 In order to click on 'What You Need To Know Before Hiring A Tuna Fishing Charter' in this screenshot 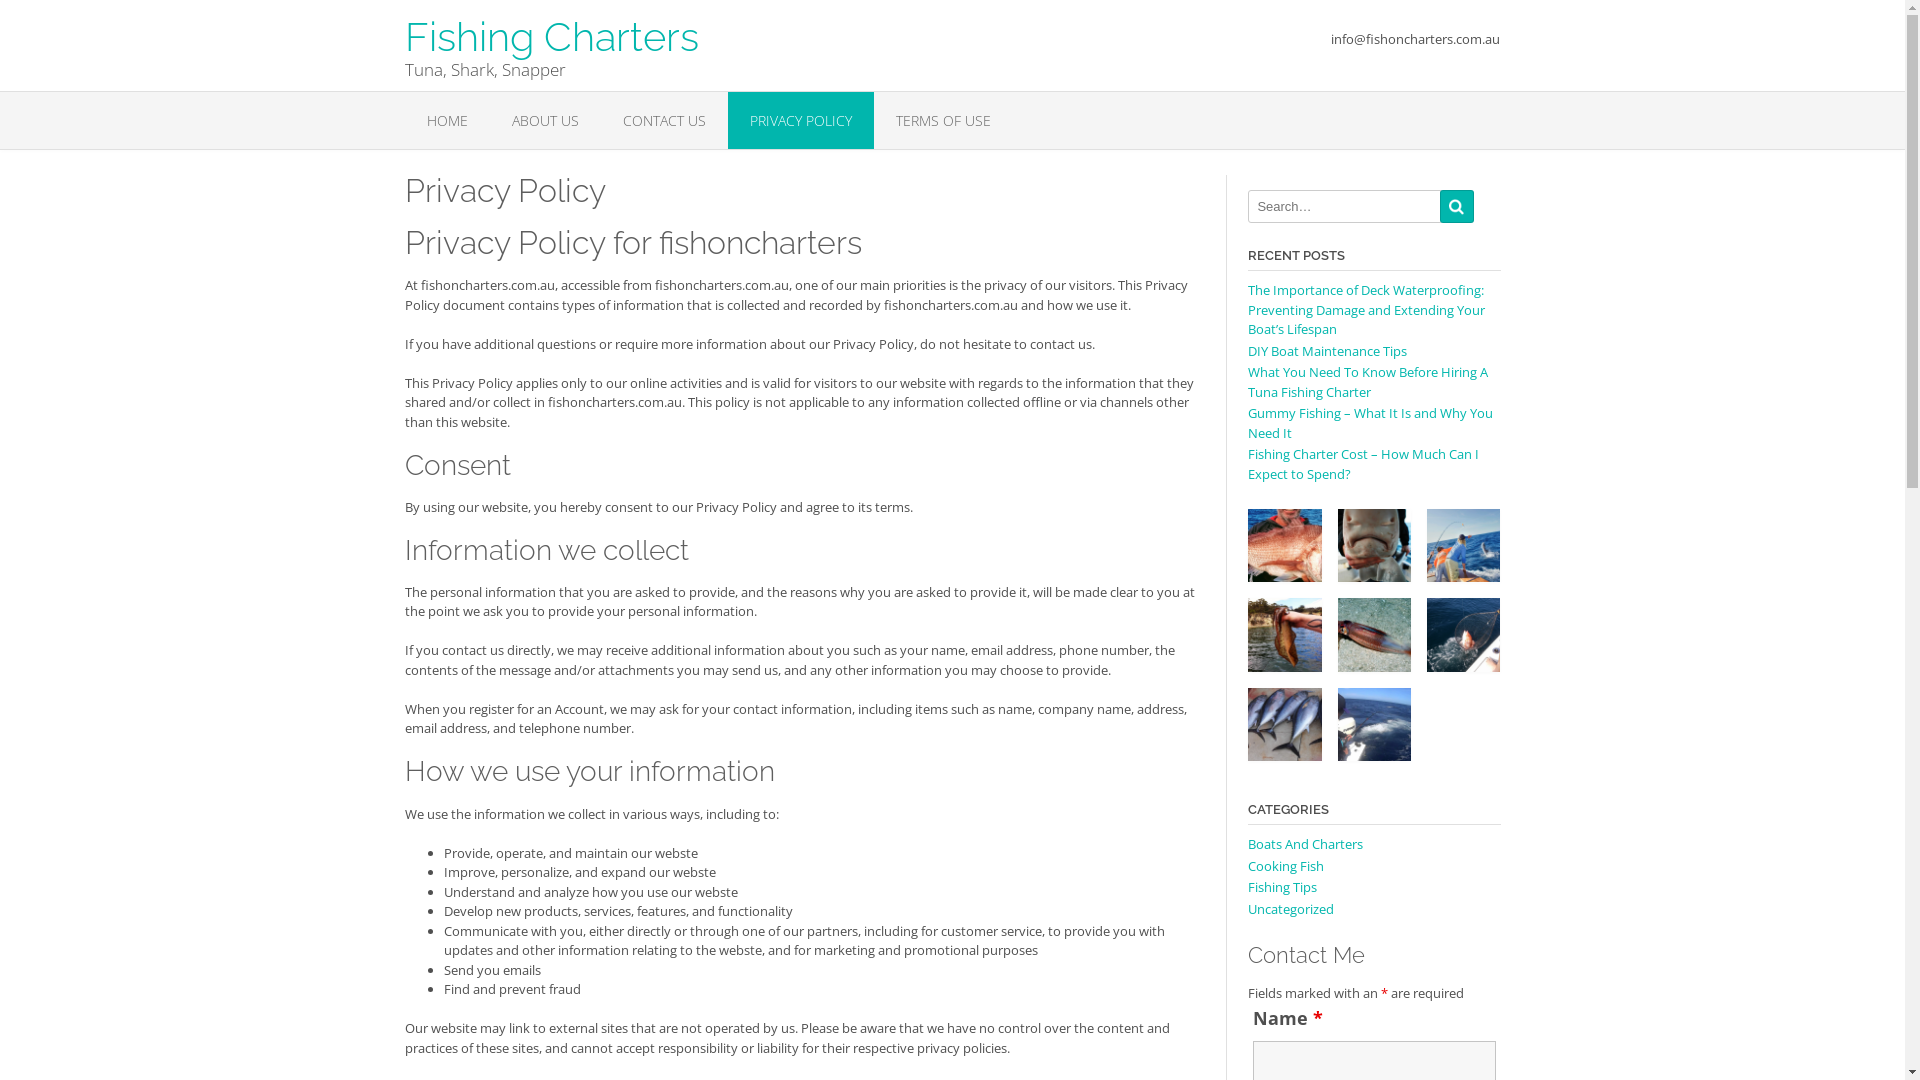, I will do `click(1367, 381)`.